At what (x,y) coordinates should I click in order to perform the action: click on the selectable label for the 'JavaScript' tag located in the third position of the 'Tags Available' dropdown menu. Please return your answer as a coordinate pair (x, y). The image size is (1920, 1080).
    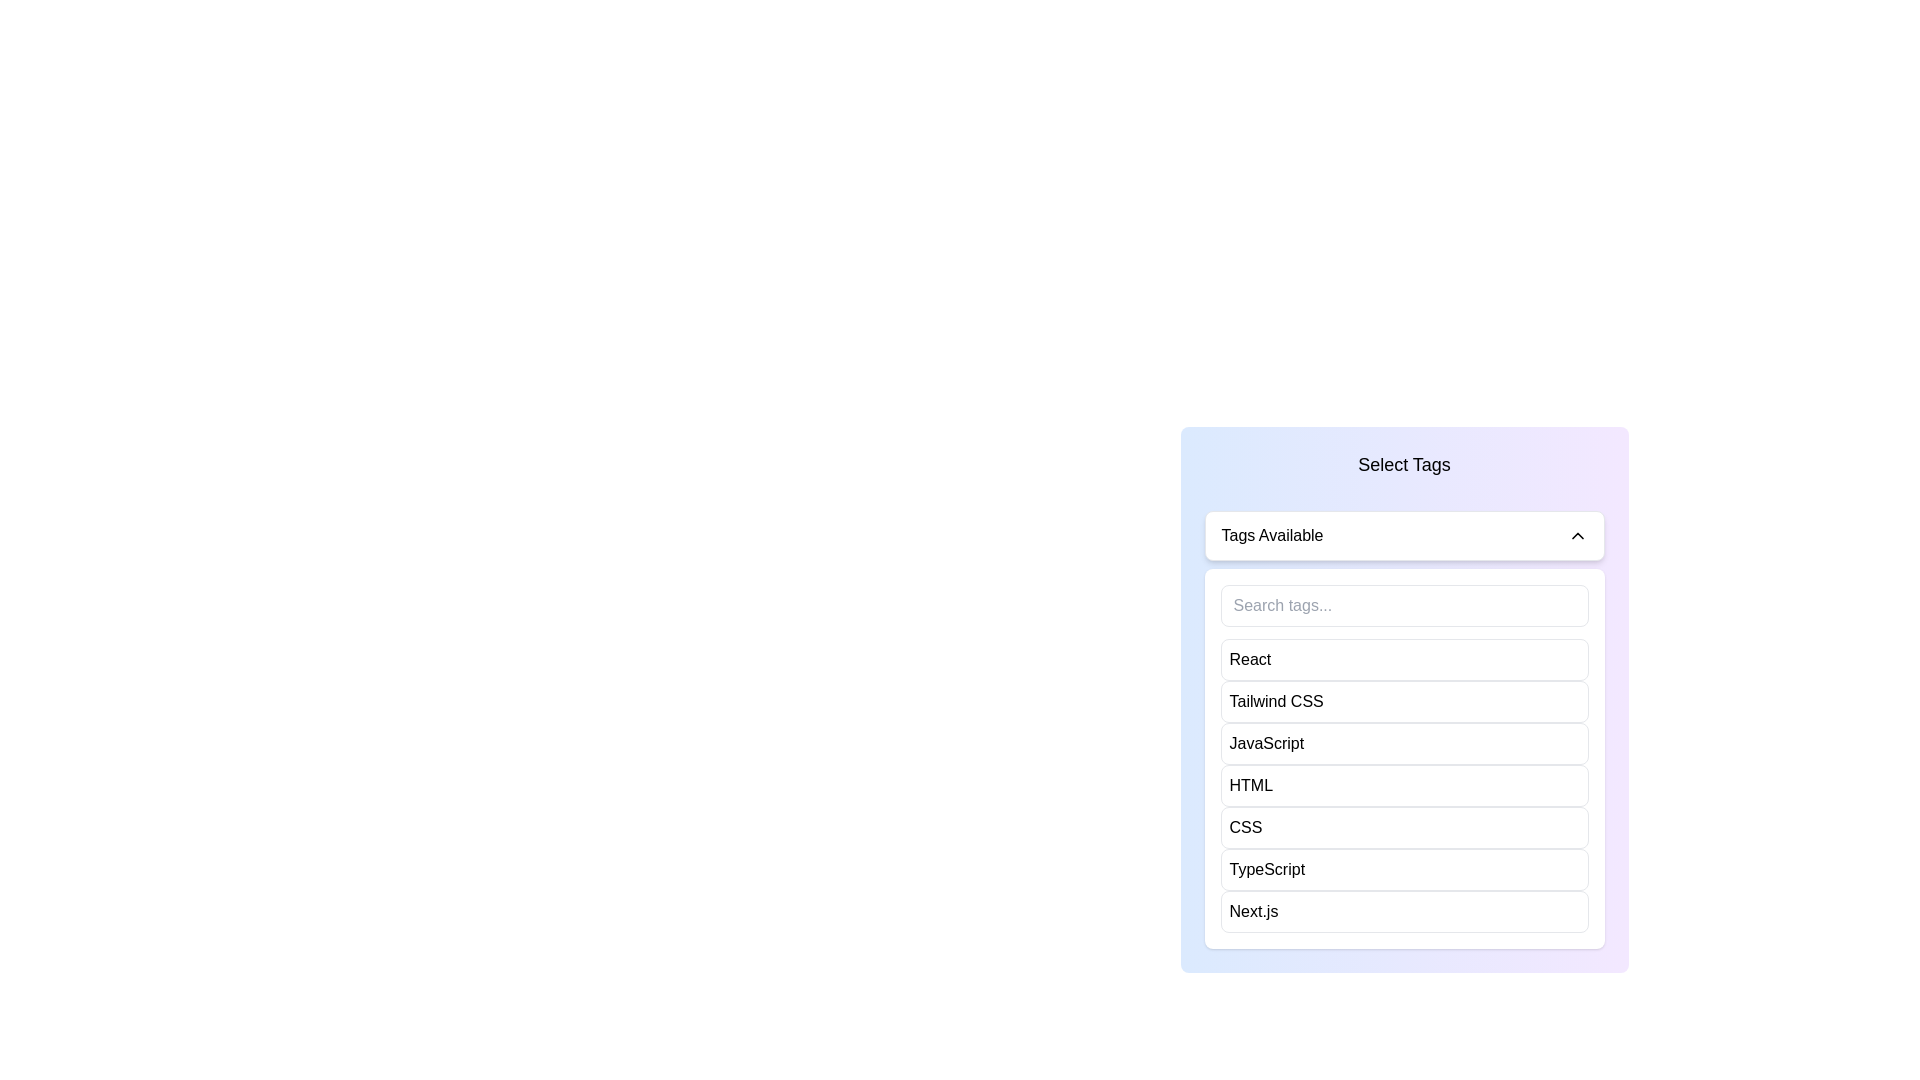
    Looking at the image, I should click on (1265, 744).